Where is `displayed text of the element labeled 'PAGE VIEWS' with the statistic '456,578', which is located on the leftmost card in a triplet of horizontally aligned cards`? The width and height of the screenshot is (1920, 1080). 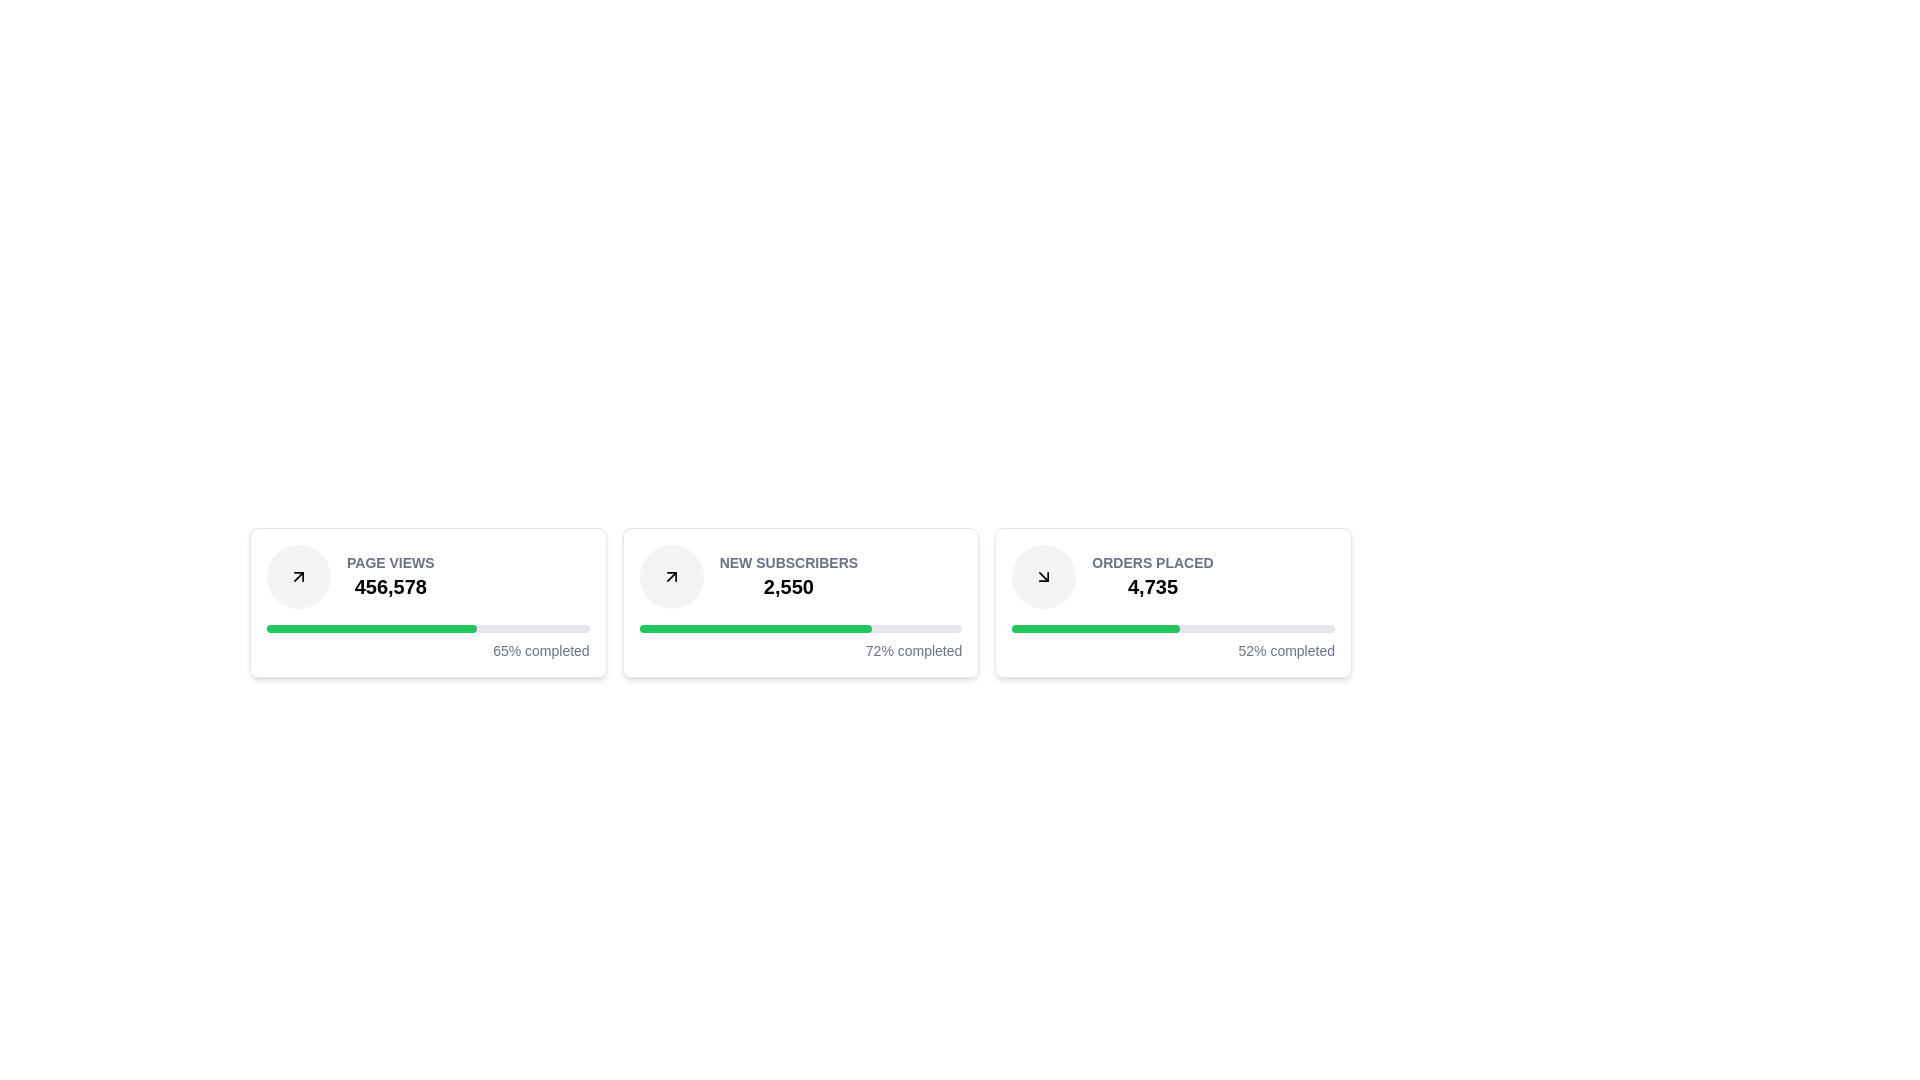
displayed text of the element labeled 'PAGE VIEWS' with the statistic '456,578', which is located on the leftmost card in a triplet of horizontally aligned cards is located at coordinates (390, 577).